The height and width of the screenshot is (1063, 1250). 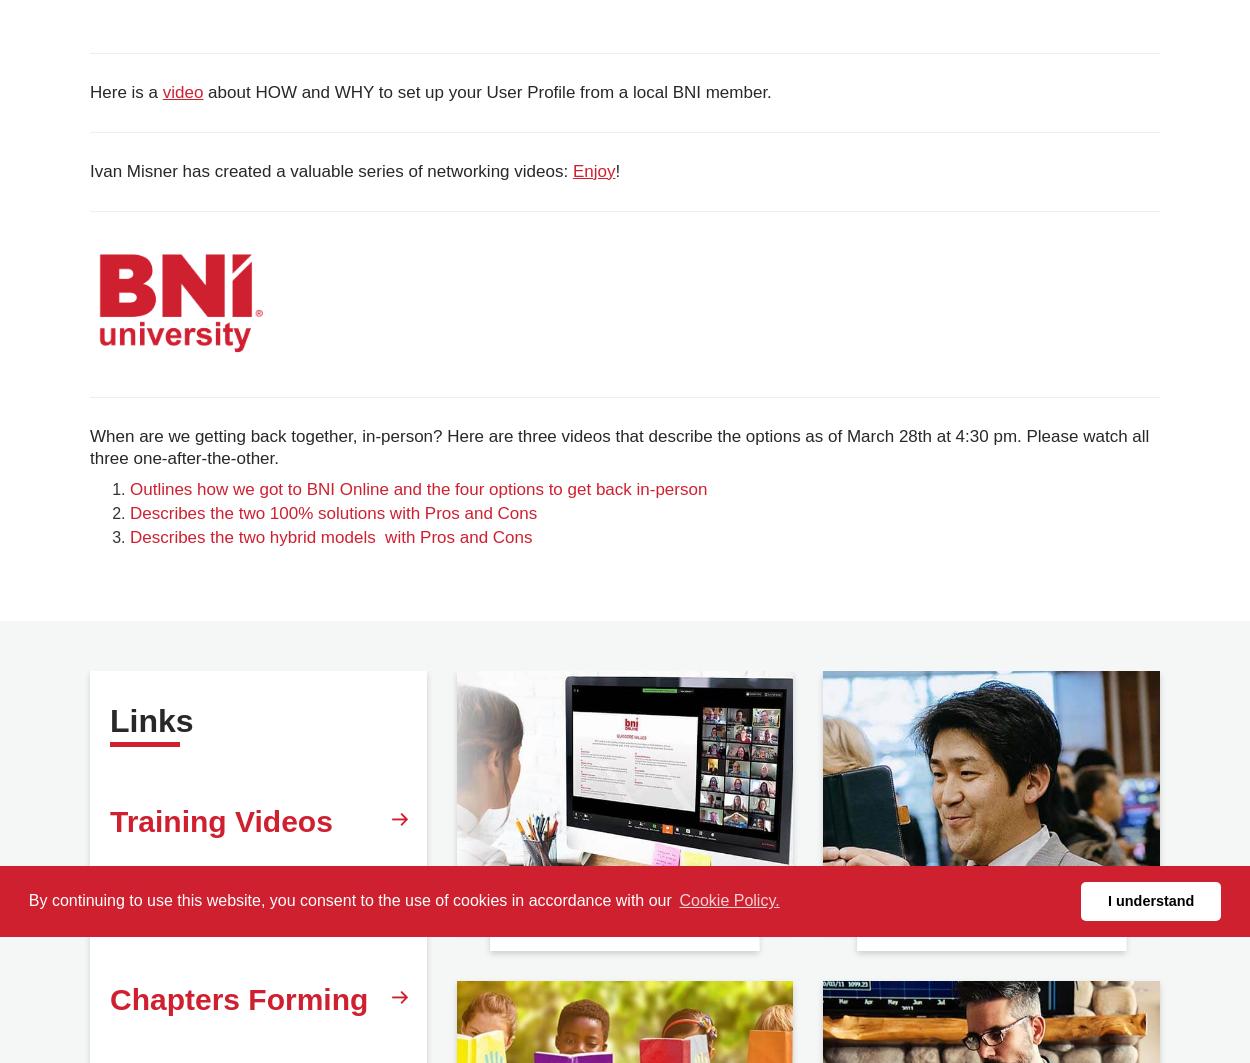 I want to click on 'video', so click(x=182, y=91).